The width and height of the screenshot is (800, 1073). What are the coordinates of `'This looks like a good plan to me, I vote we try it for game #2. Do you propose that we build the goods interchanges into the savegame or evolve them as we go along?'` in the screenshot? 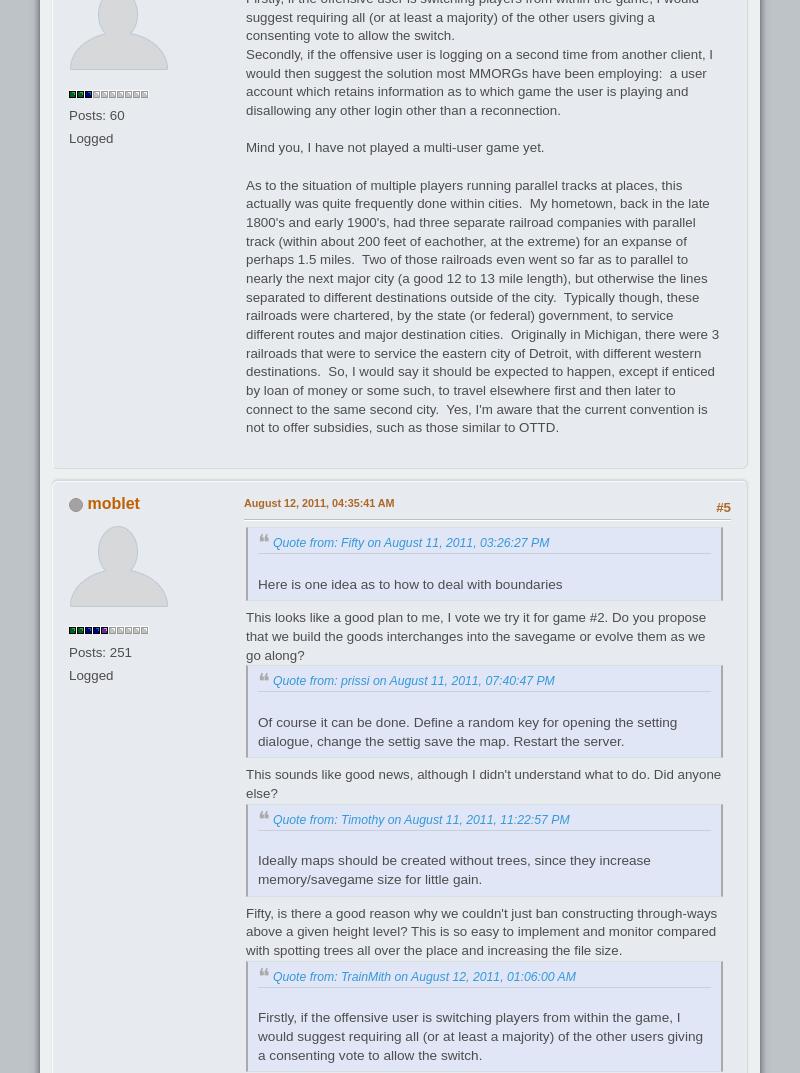 It's located at (476, 634).